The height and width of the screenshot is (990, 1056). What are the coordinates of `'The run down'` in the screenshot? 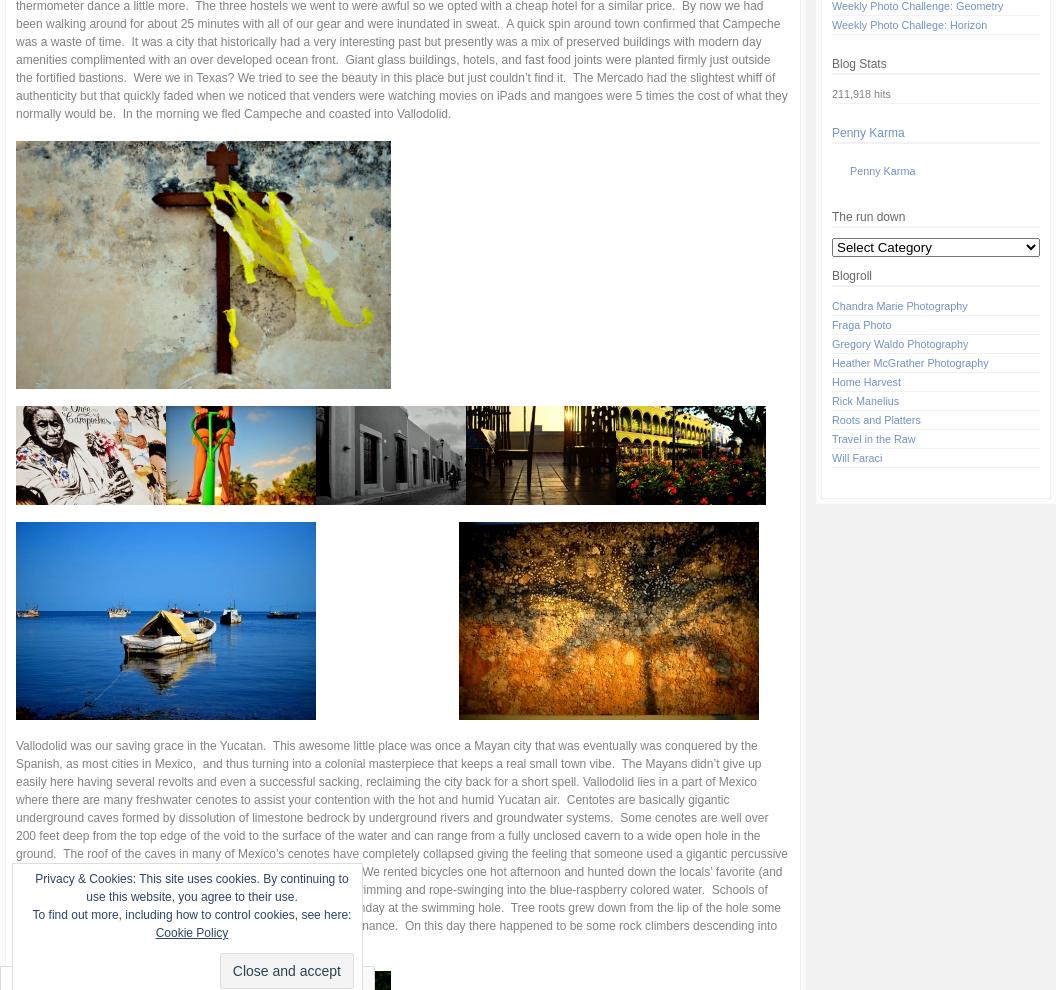 It's located at (867, 216).